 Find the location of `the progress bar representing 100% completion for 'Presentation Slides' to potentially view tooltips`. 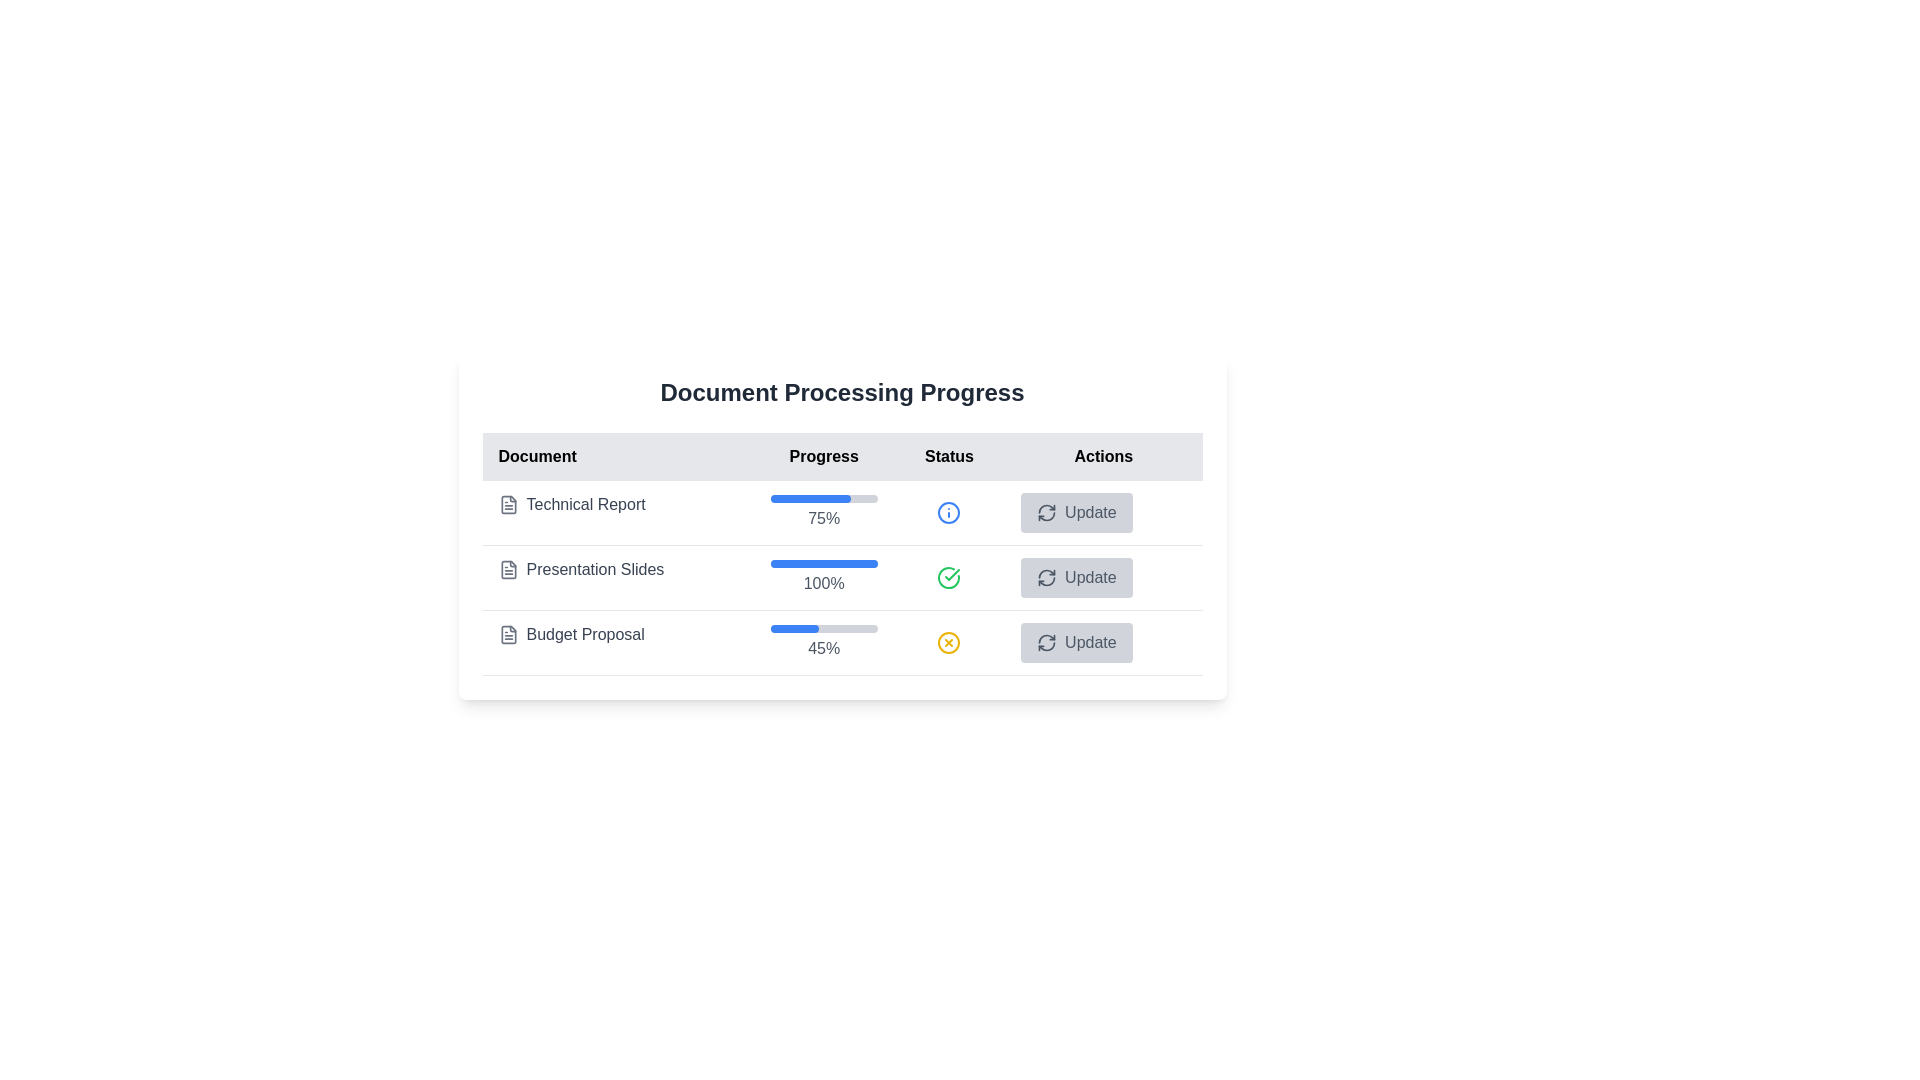

the progress bar representing 100% completion for 'Presentation Slides' to potentially view tooltips is located at coordinates (824, 563).